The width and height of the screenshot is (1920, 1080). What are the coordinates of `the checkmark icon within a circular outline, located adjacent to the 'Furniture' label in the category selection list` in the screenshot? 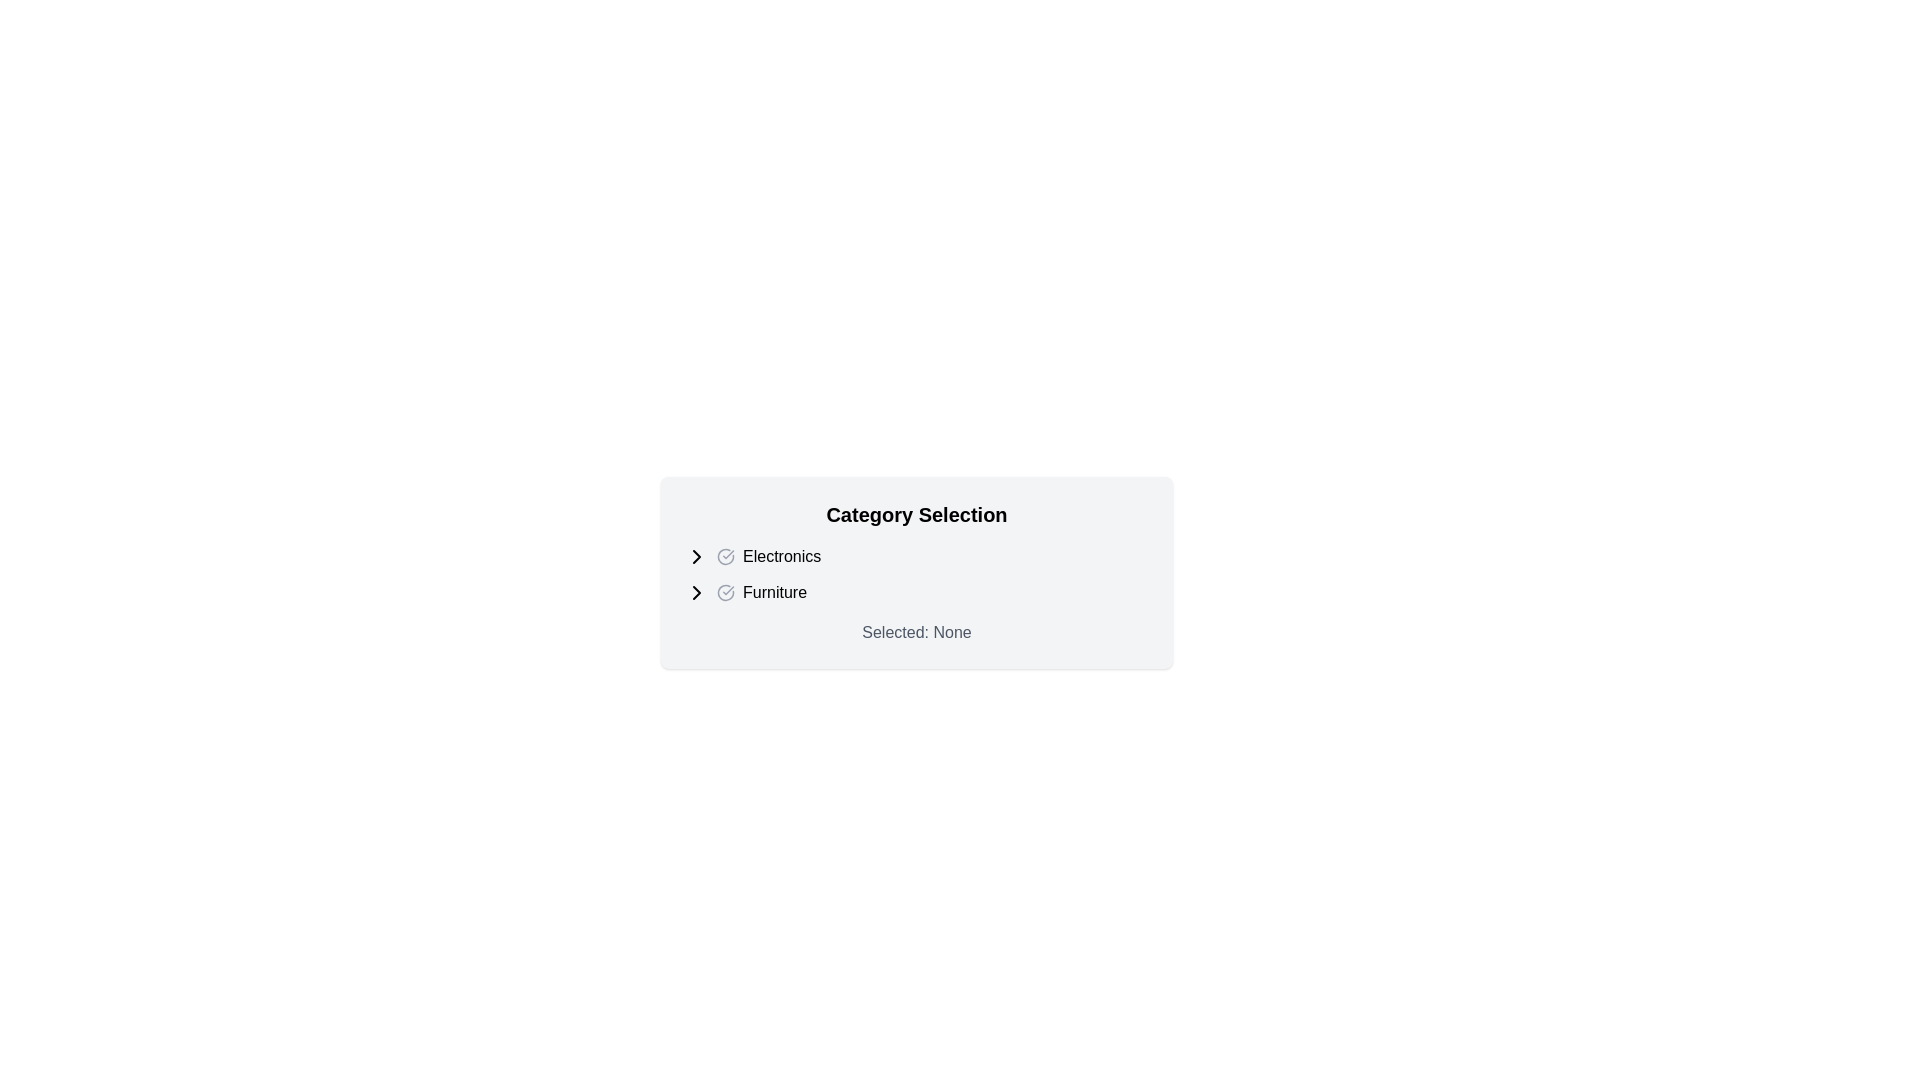 It's located at (724, 592).